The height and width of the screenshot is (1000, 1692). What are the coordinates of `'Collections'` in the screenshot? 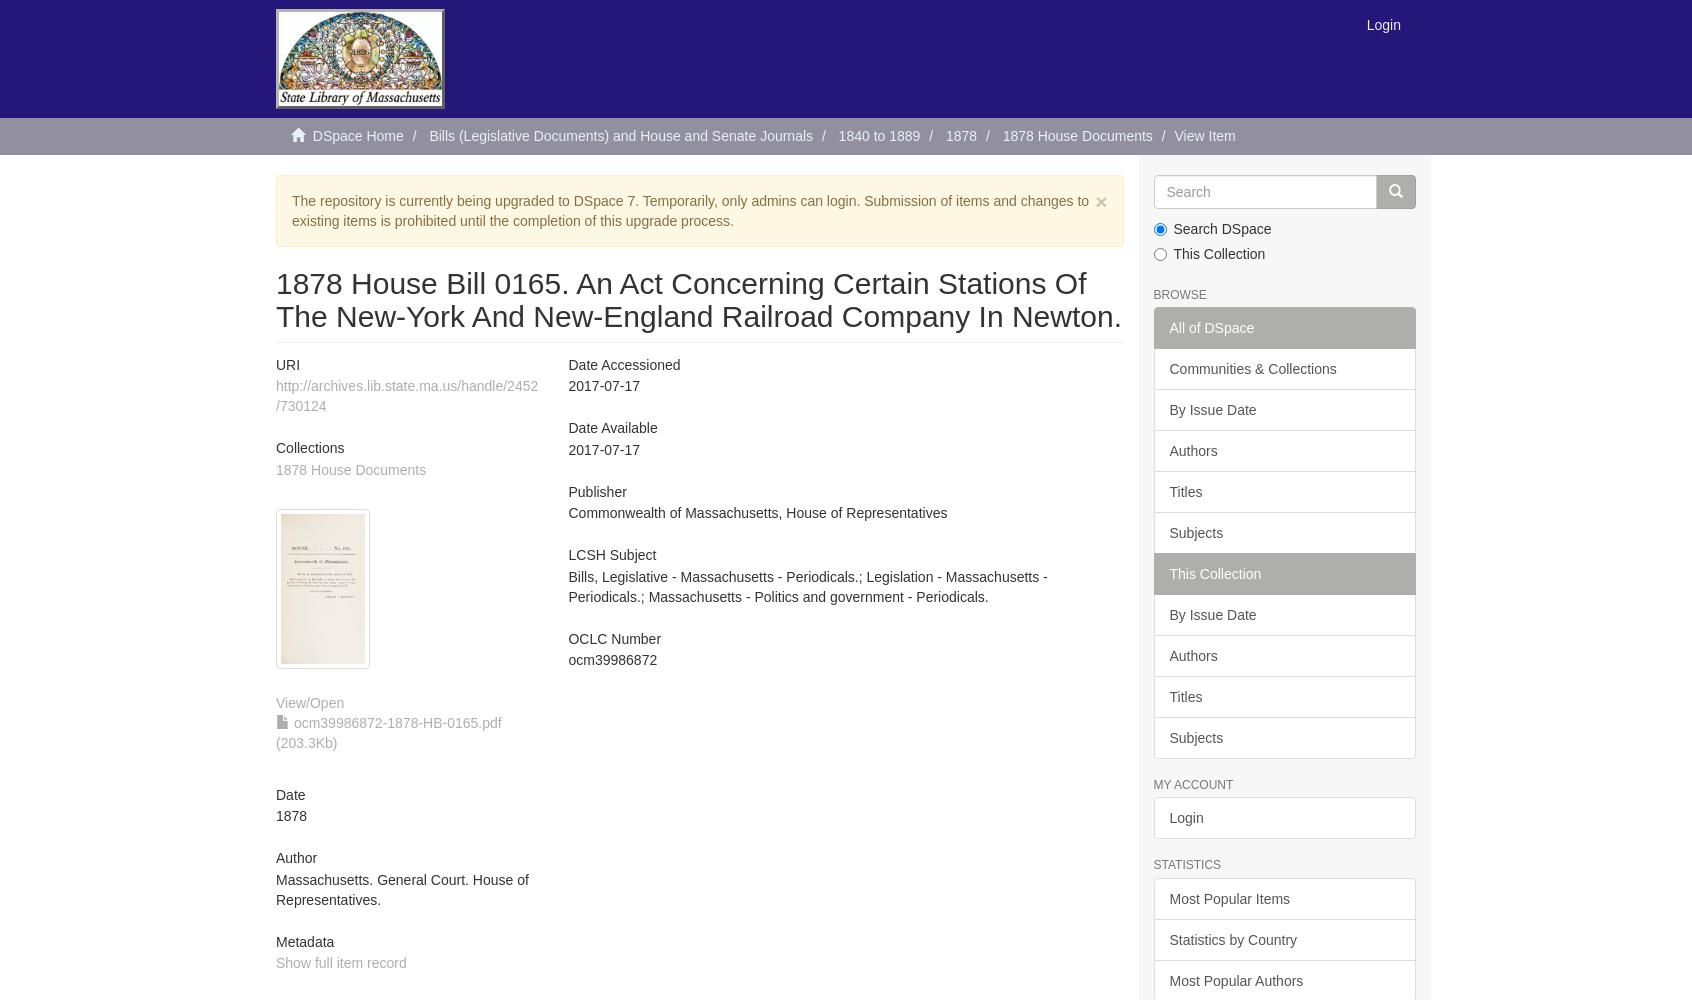 It's located at (308, 447).